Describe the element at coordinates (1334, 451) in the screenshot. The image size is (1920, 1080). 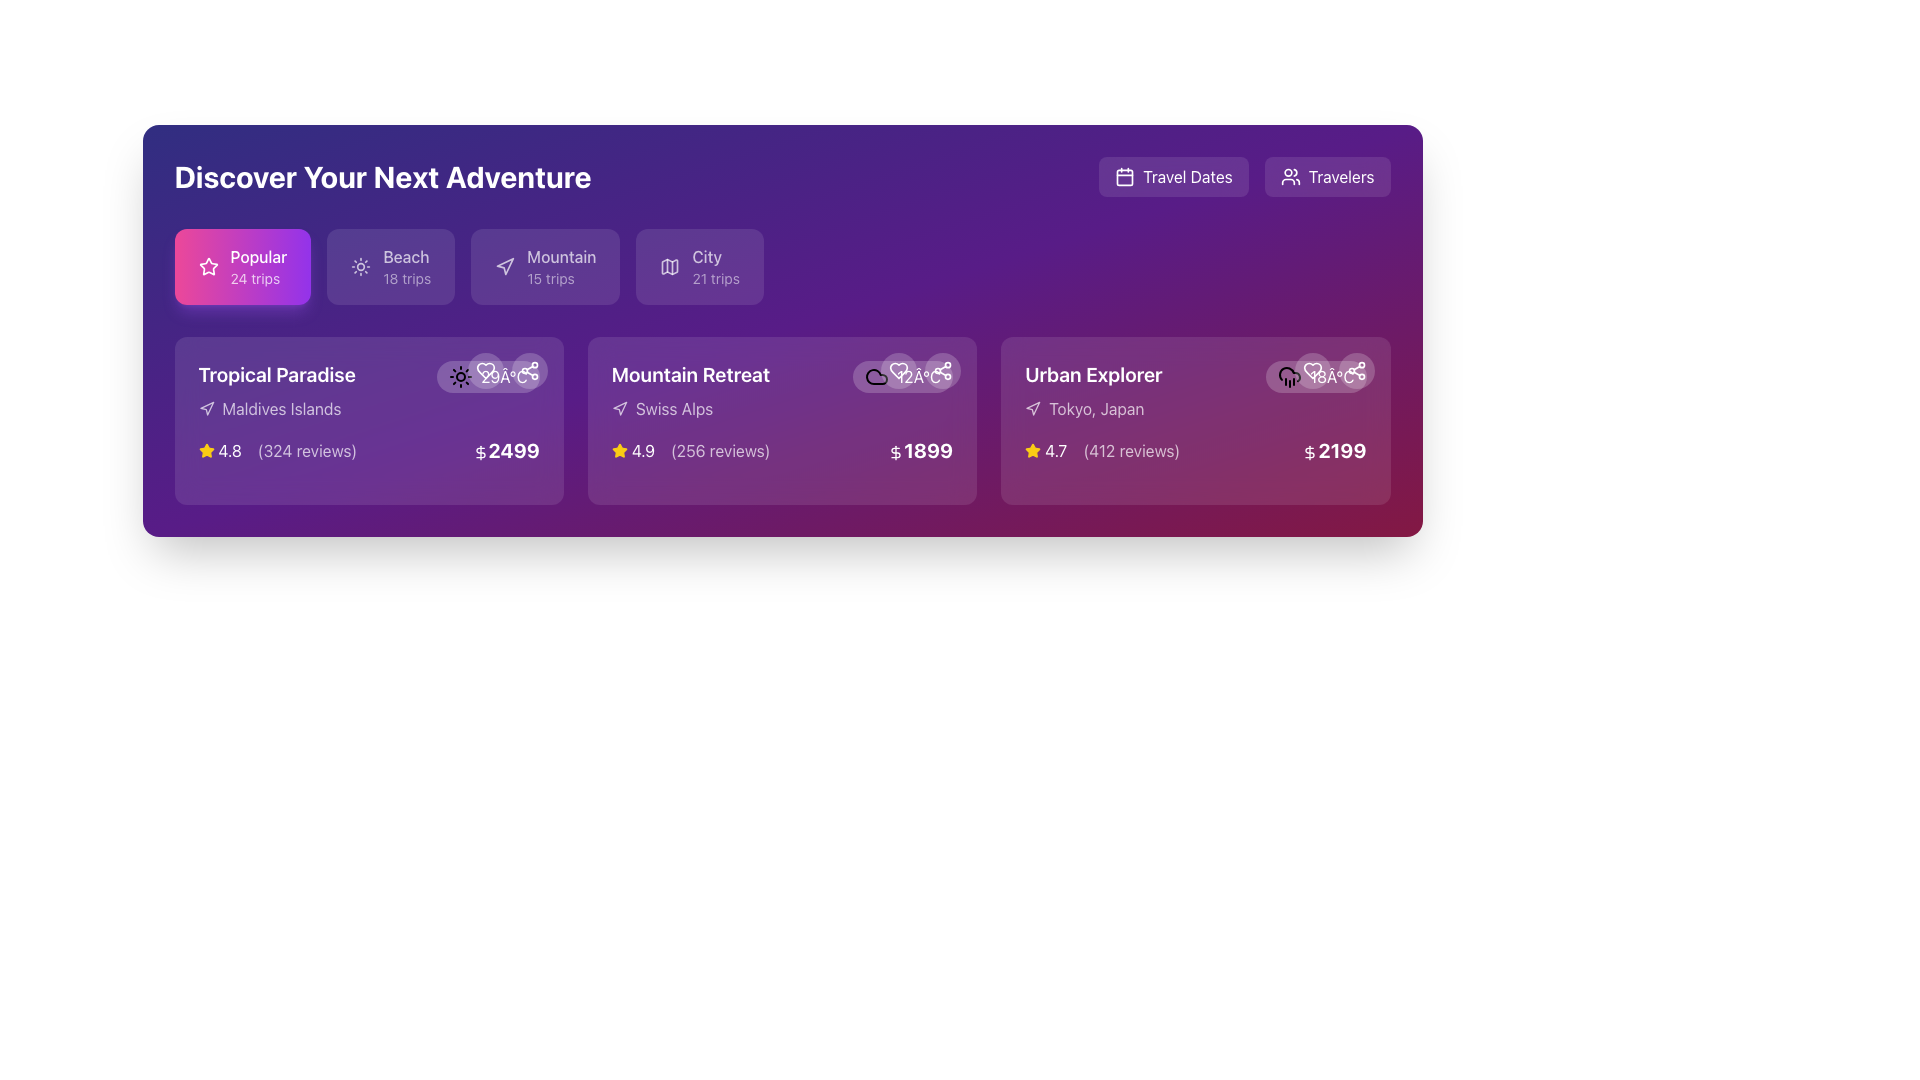
I see `price information indicated by the text label with a dollar sign icon located in the bottom-right corner of the third card under the 'Urban Explorer' section of the 'Discover Your Next Adventure' section` at that location.